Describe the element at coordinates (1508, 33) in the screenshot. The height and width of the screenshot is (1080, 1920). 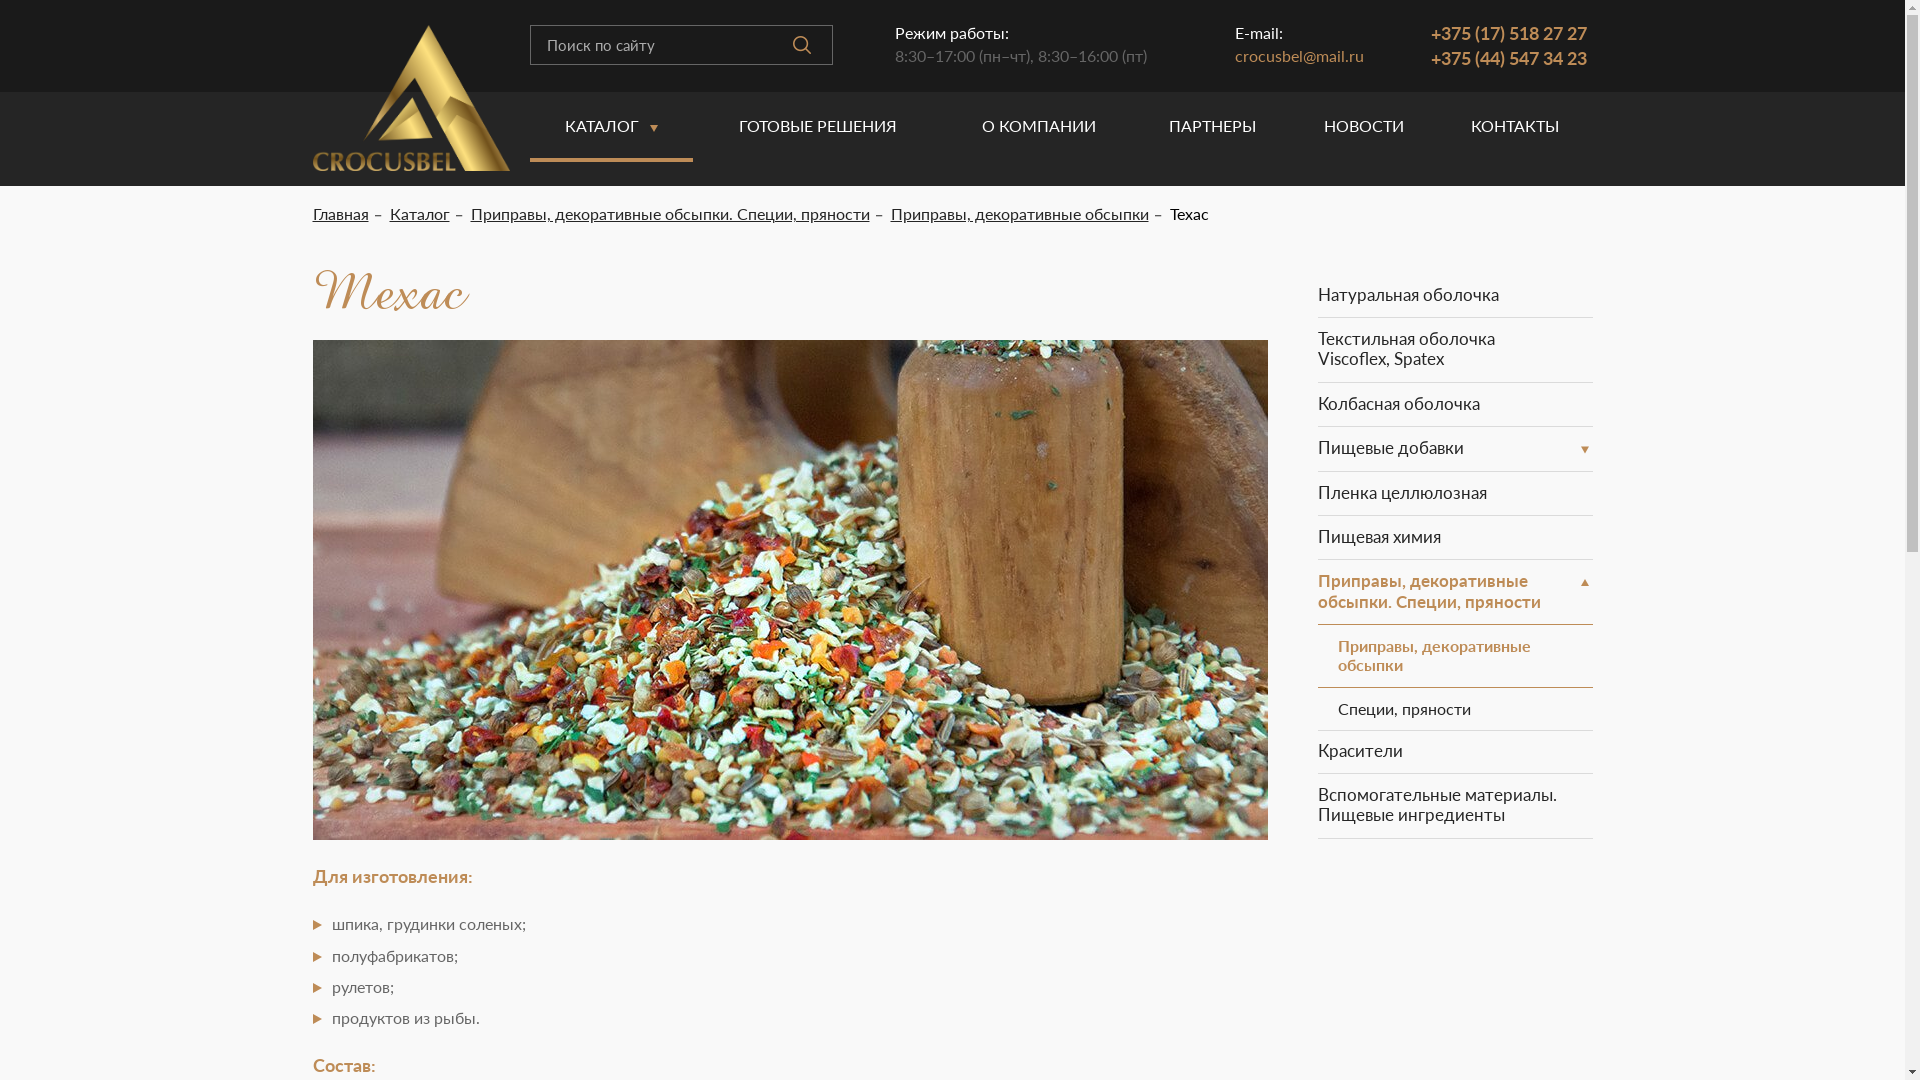
I see `'+375 (17) 518 27 27'` at that location.